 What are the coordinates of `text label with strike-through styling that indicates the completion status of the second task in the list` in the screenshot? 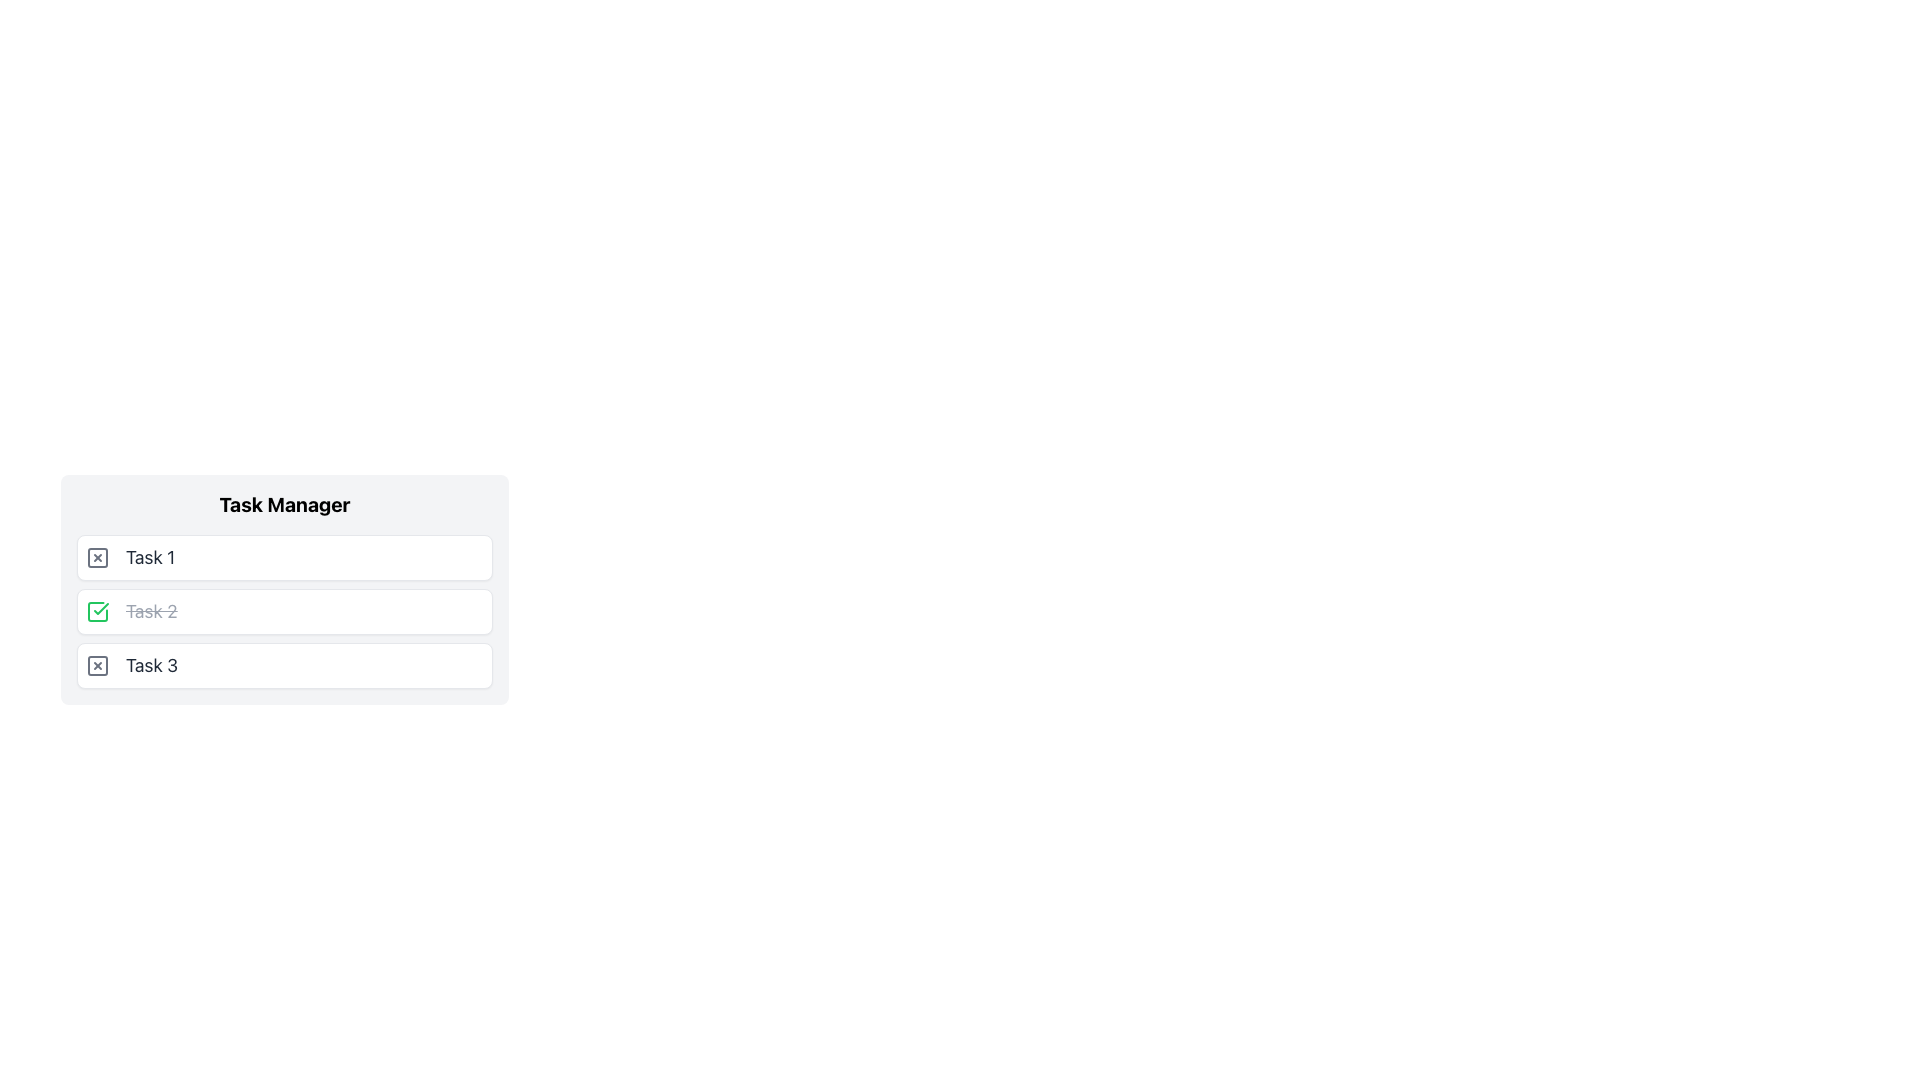 It's located at (150, 611).